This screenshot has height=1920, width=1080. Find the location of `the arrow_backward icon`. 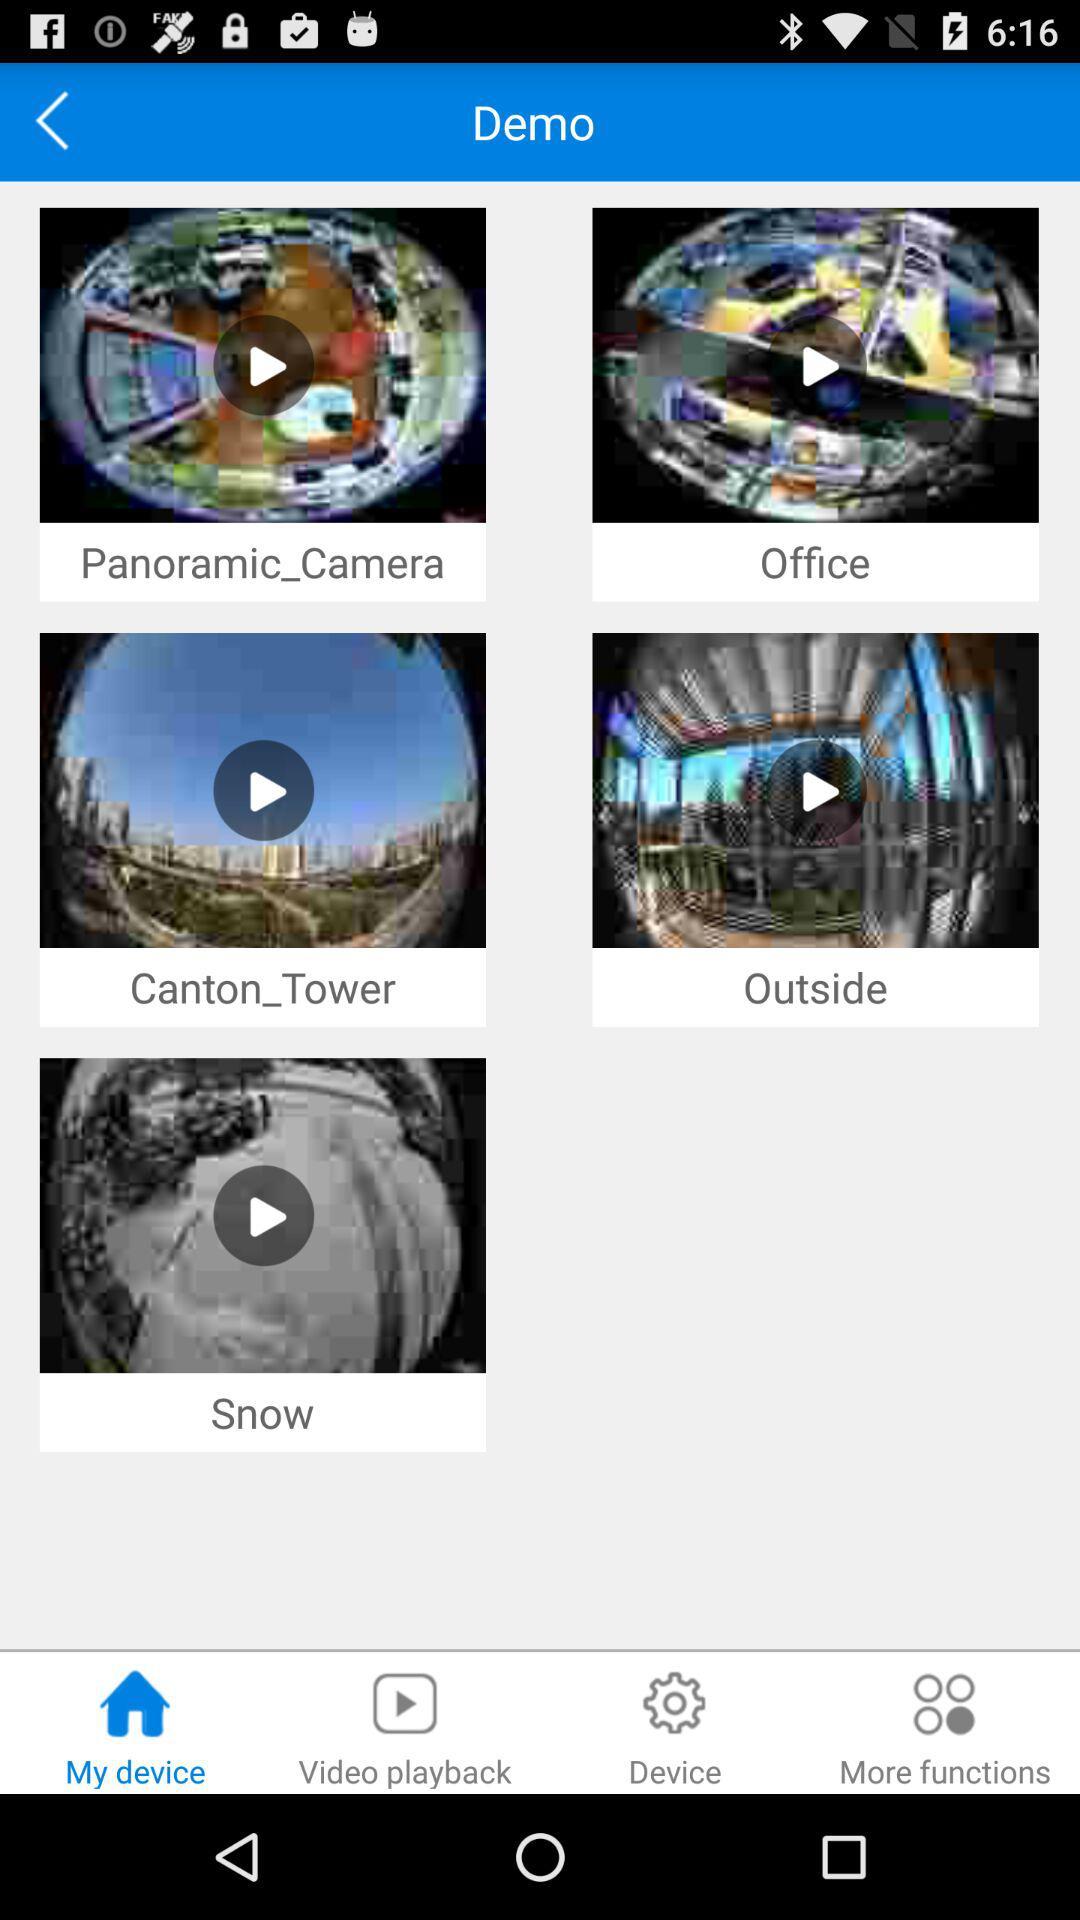

the arrow_backward icon is located at coordinates (58, 129).